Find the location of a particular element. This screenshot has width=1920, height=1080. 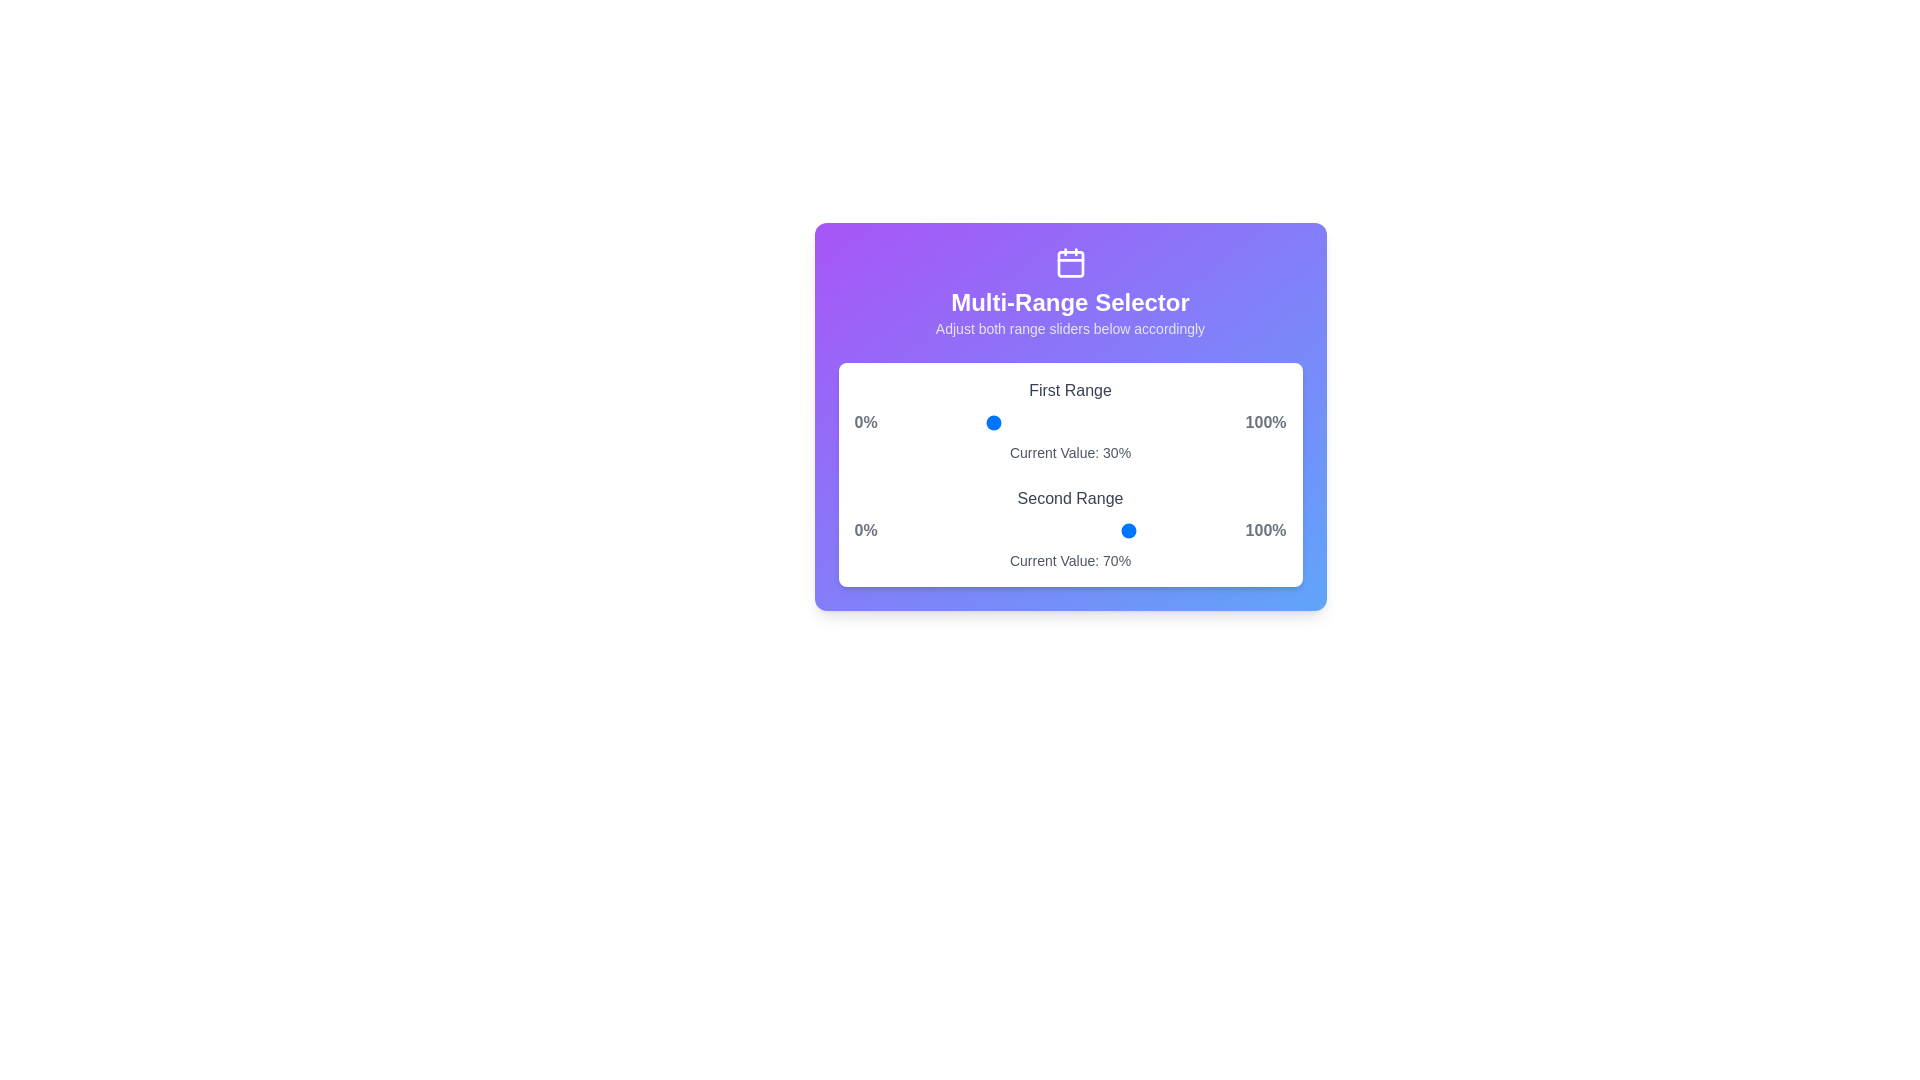

the second slider range is located at coordinates (1116, 530).